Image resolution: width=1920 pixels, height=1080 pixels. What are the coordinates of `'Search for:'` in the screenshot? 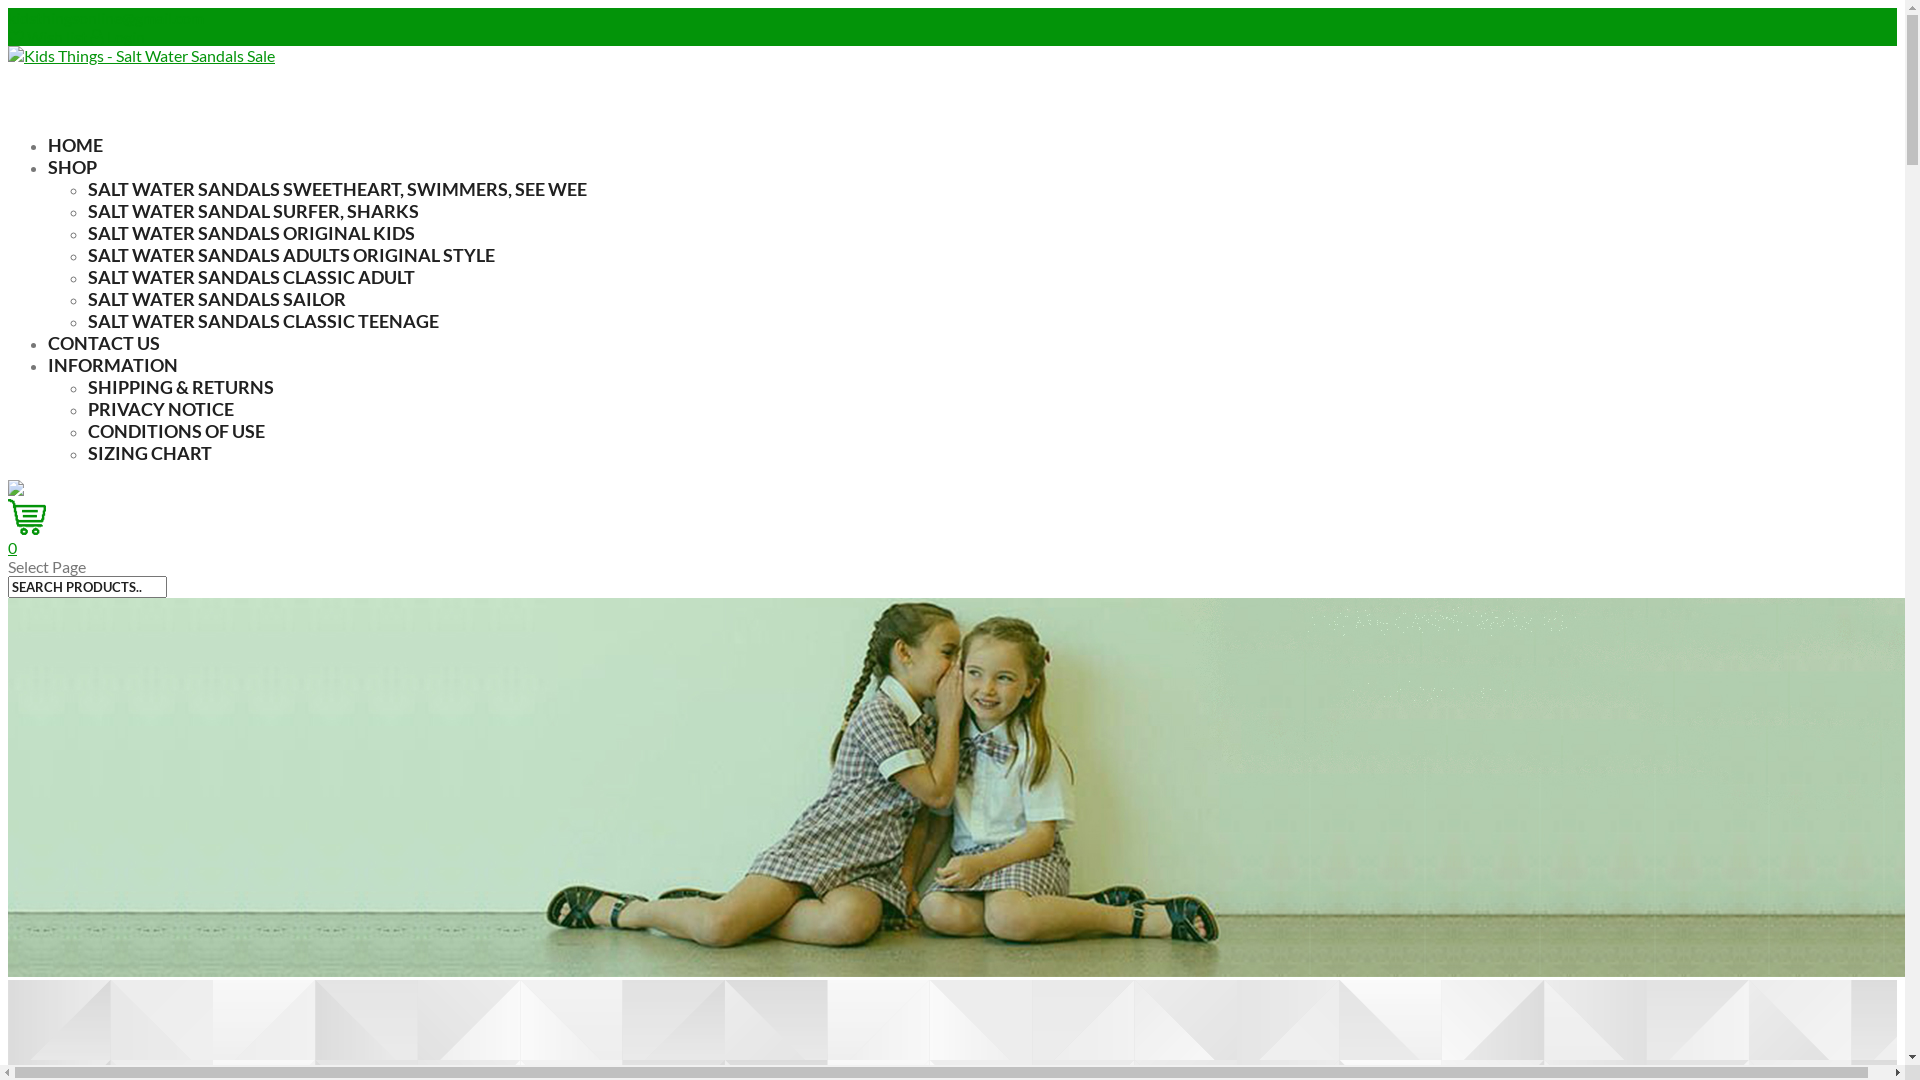 It's located at (86, 585).